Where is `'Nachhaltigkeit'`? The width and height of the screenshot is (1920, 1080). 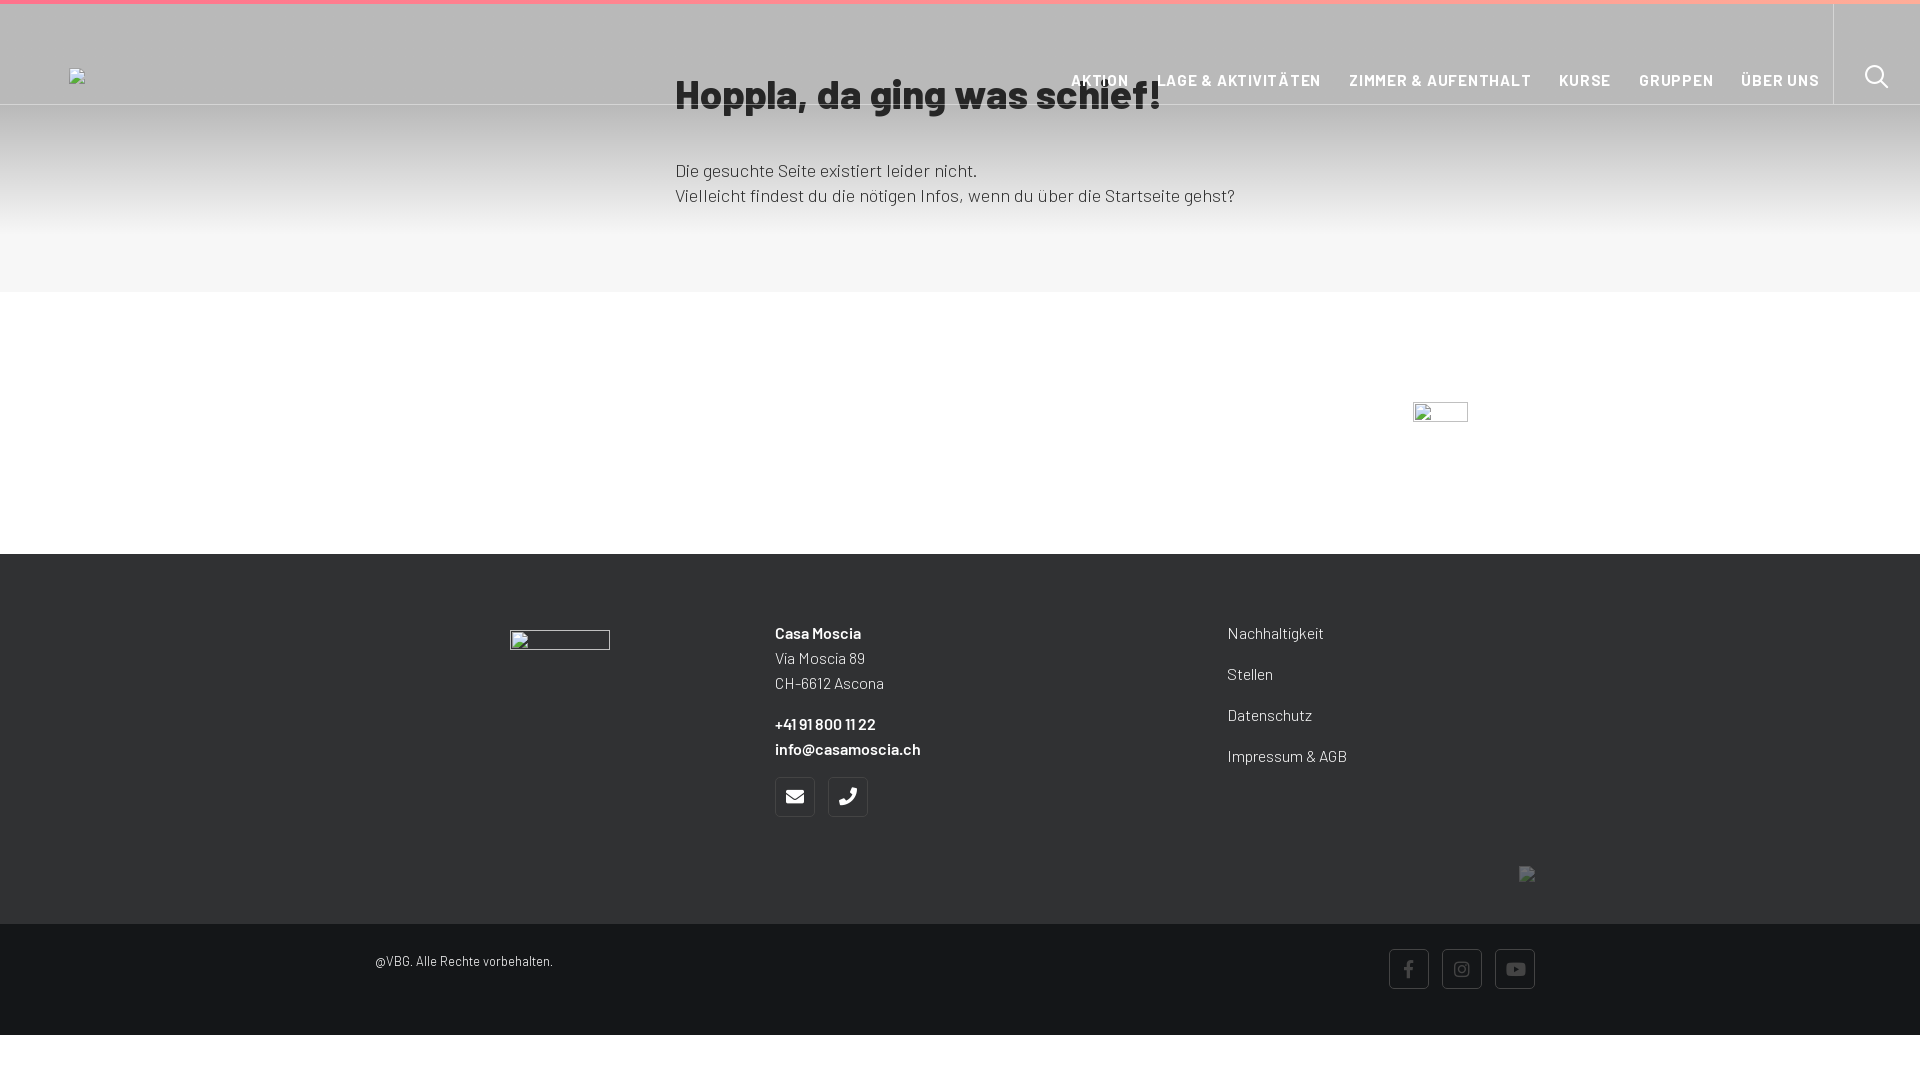 'Nachhaltigkeit' is located at coordinates (1175, 632).